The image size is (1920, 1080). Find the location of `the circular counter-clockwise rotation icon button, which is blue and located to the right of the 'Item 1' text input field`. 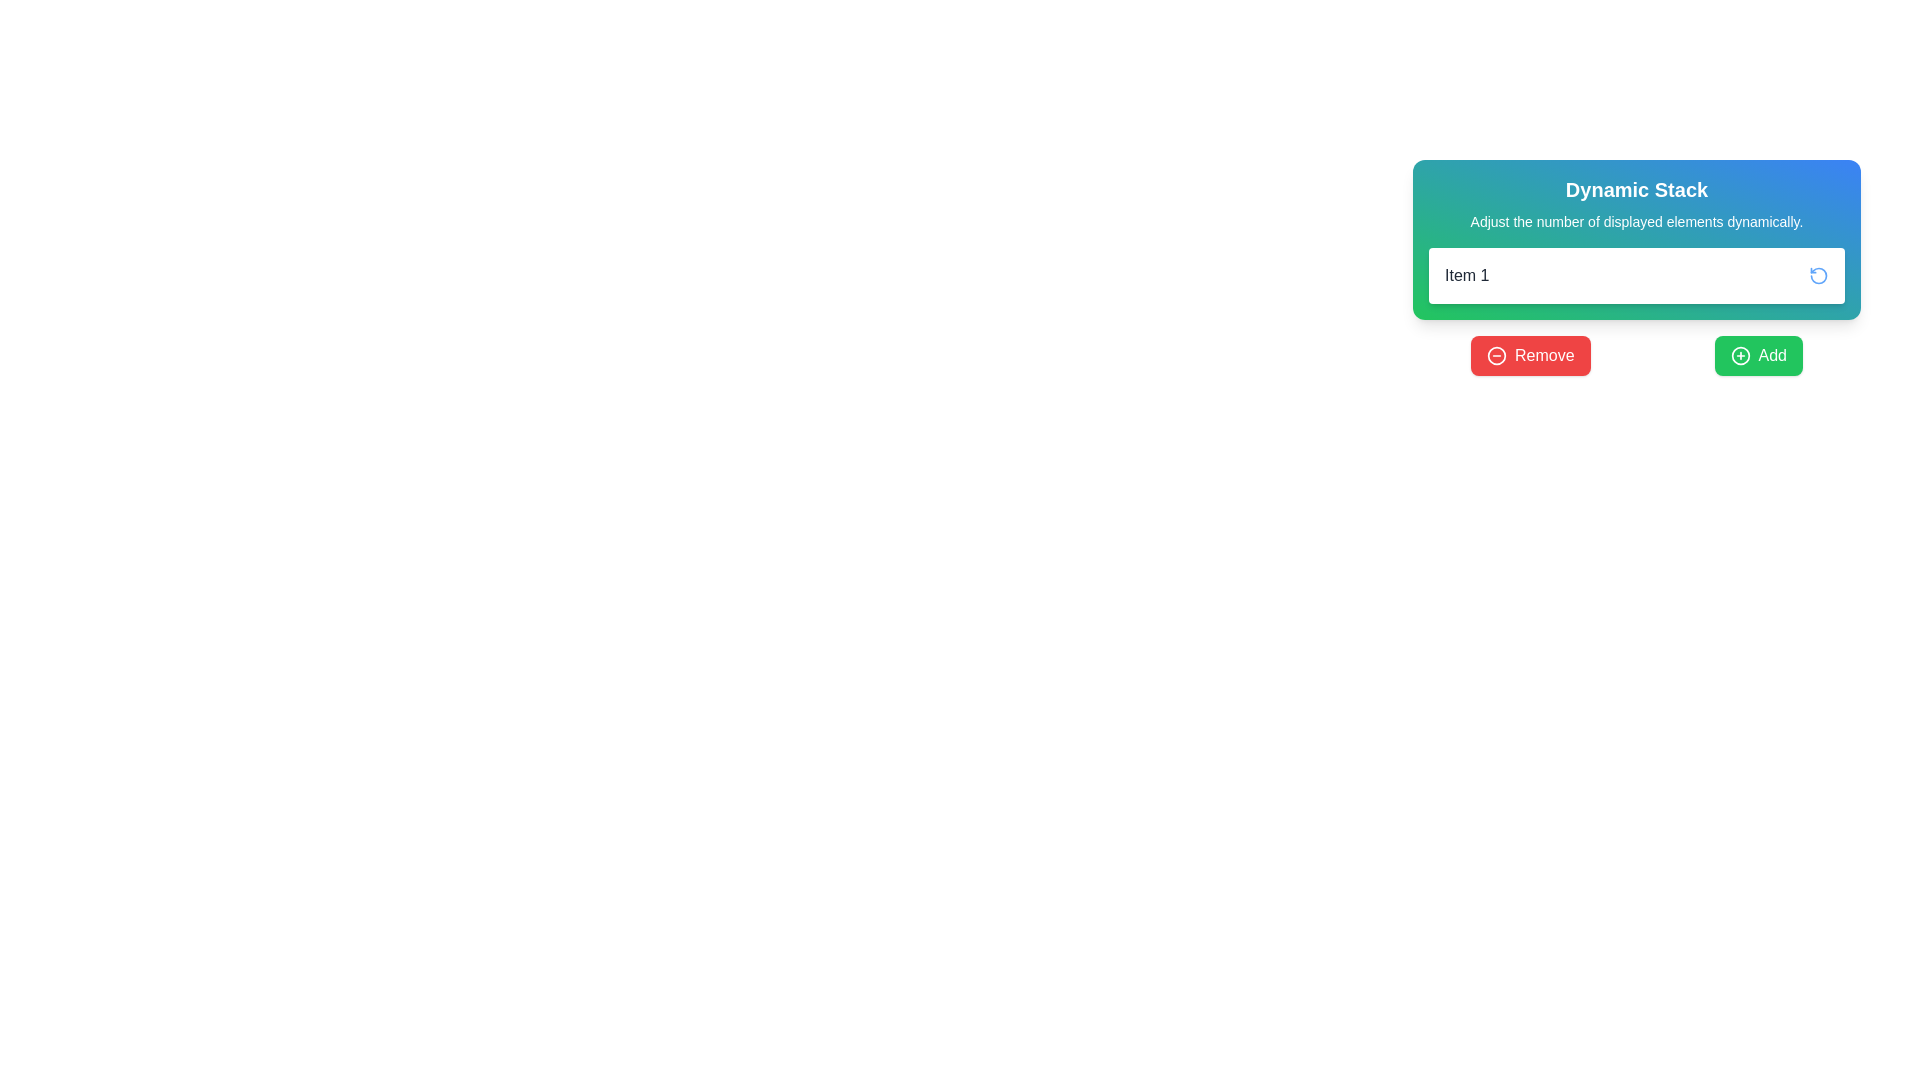

the circular counter-clockwise rotation icon button, which is blue and located to the right of the 'Item 1' text input field is located at coordinates (1819, 276).